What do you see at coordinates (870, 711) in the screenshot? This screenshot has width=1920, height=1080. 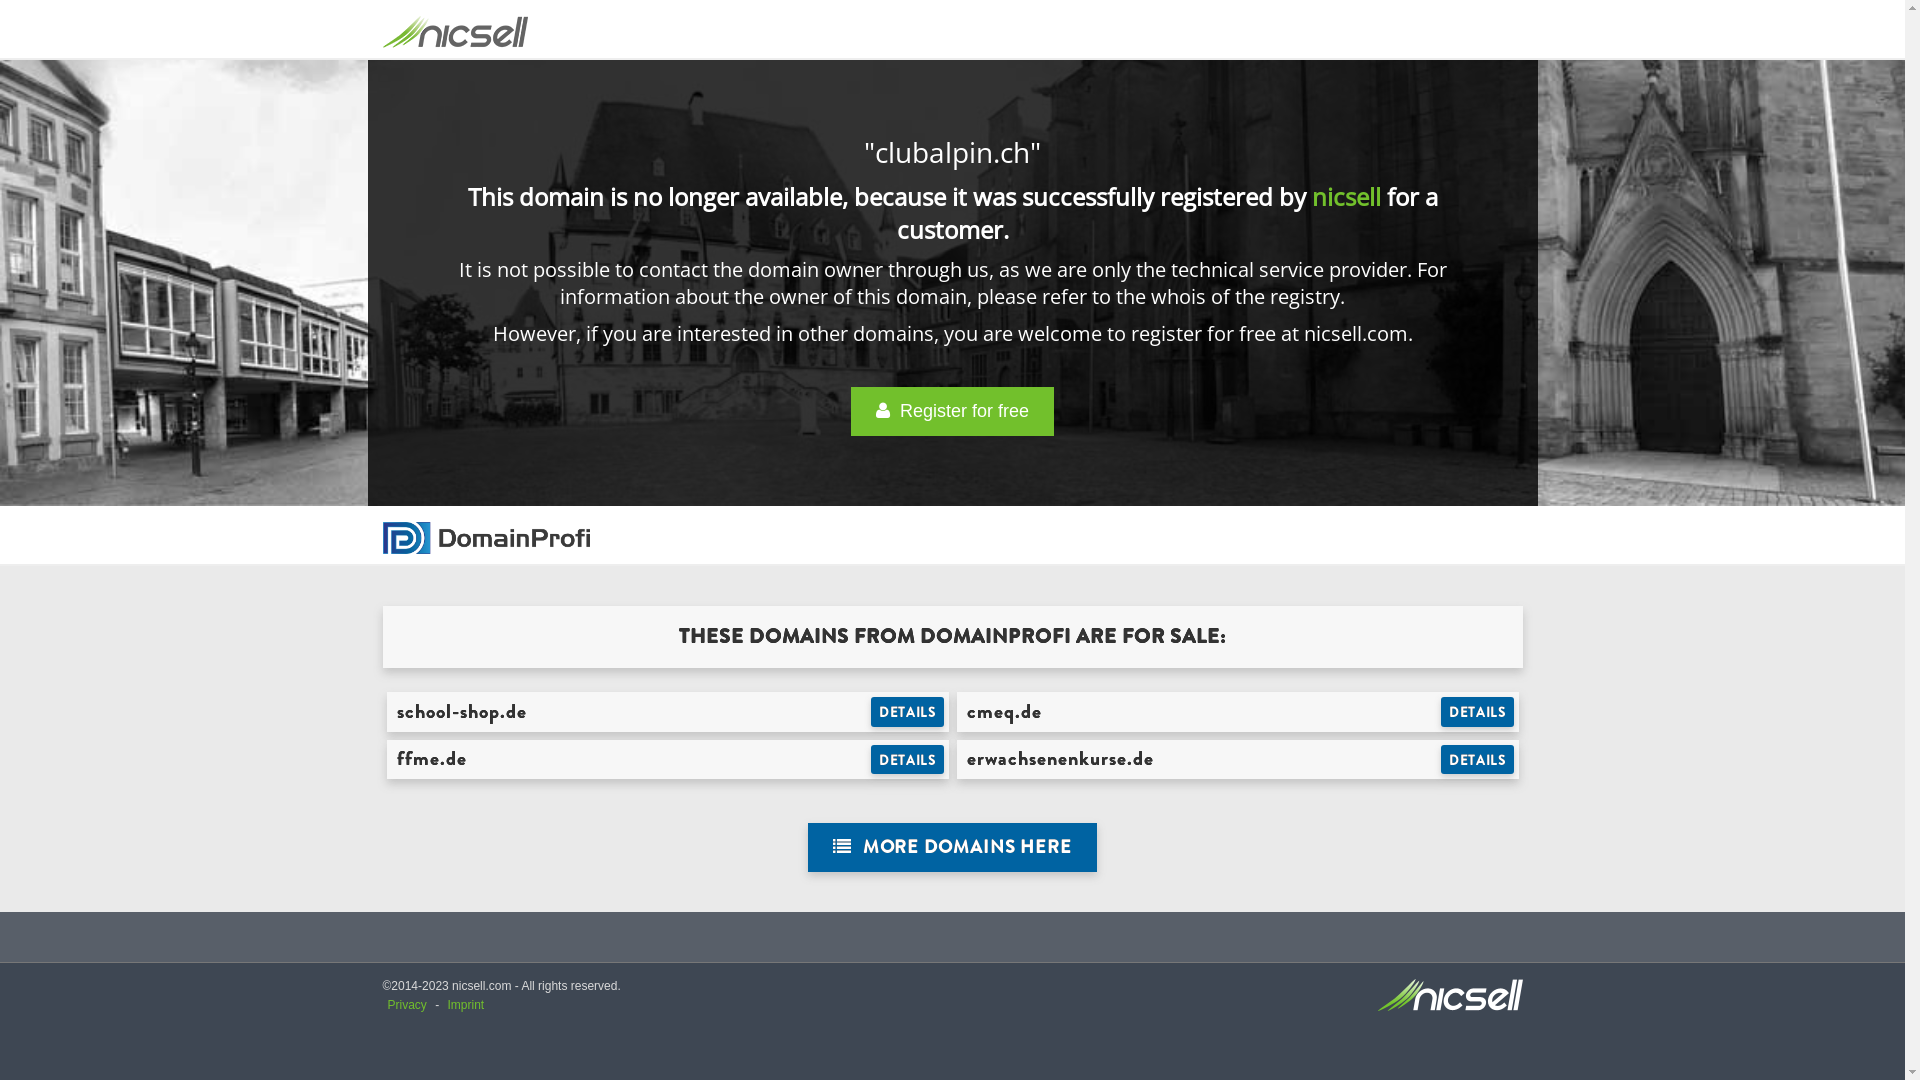 I see `'DETAILS'` at bounding box center [870, 711].